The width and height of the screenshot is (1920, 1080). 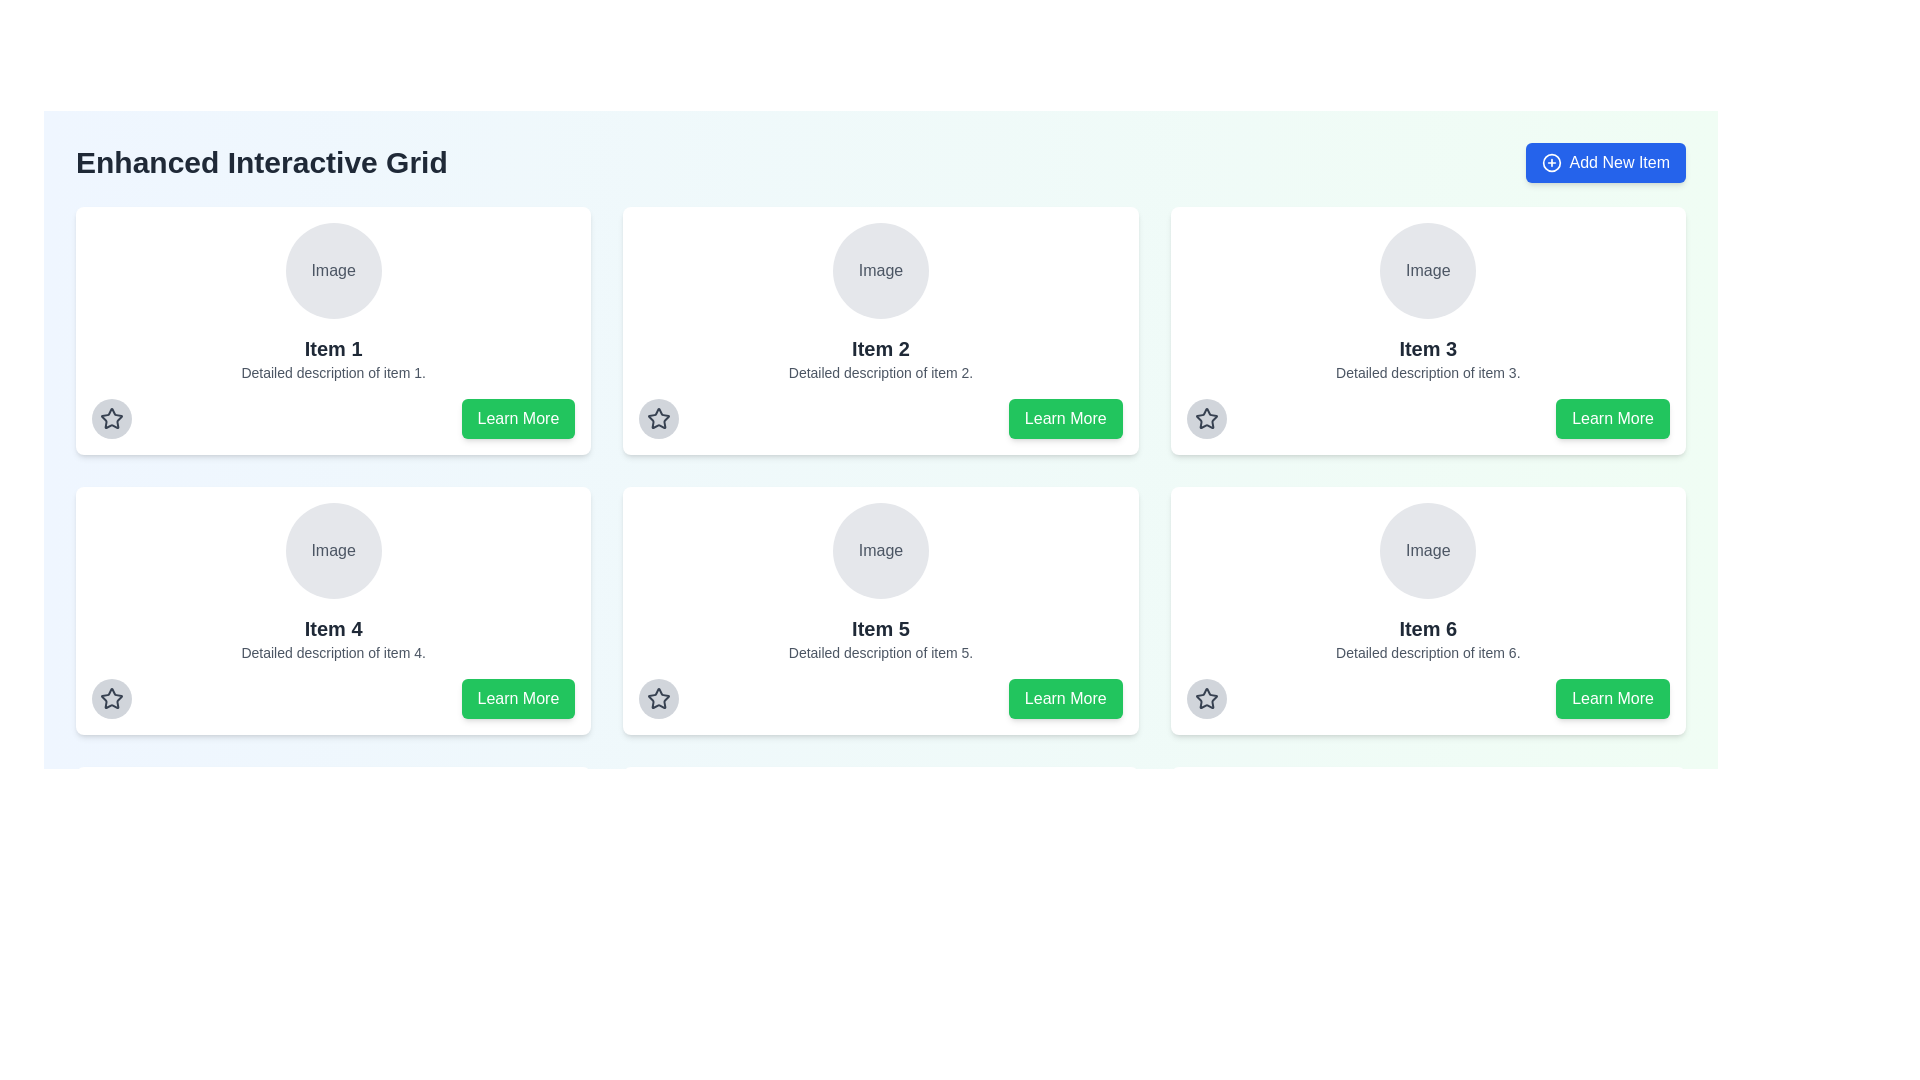 What do you see at coordinates (880, 347) in the screenshot?
I see `text content of the bold, dark gray 'Item 2' label located in the second row of a grid layout, positioned below an image and above descriptive details` at bounding box center [880, 347].